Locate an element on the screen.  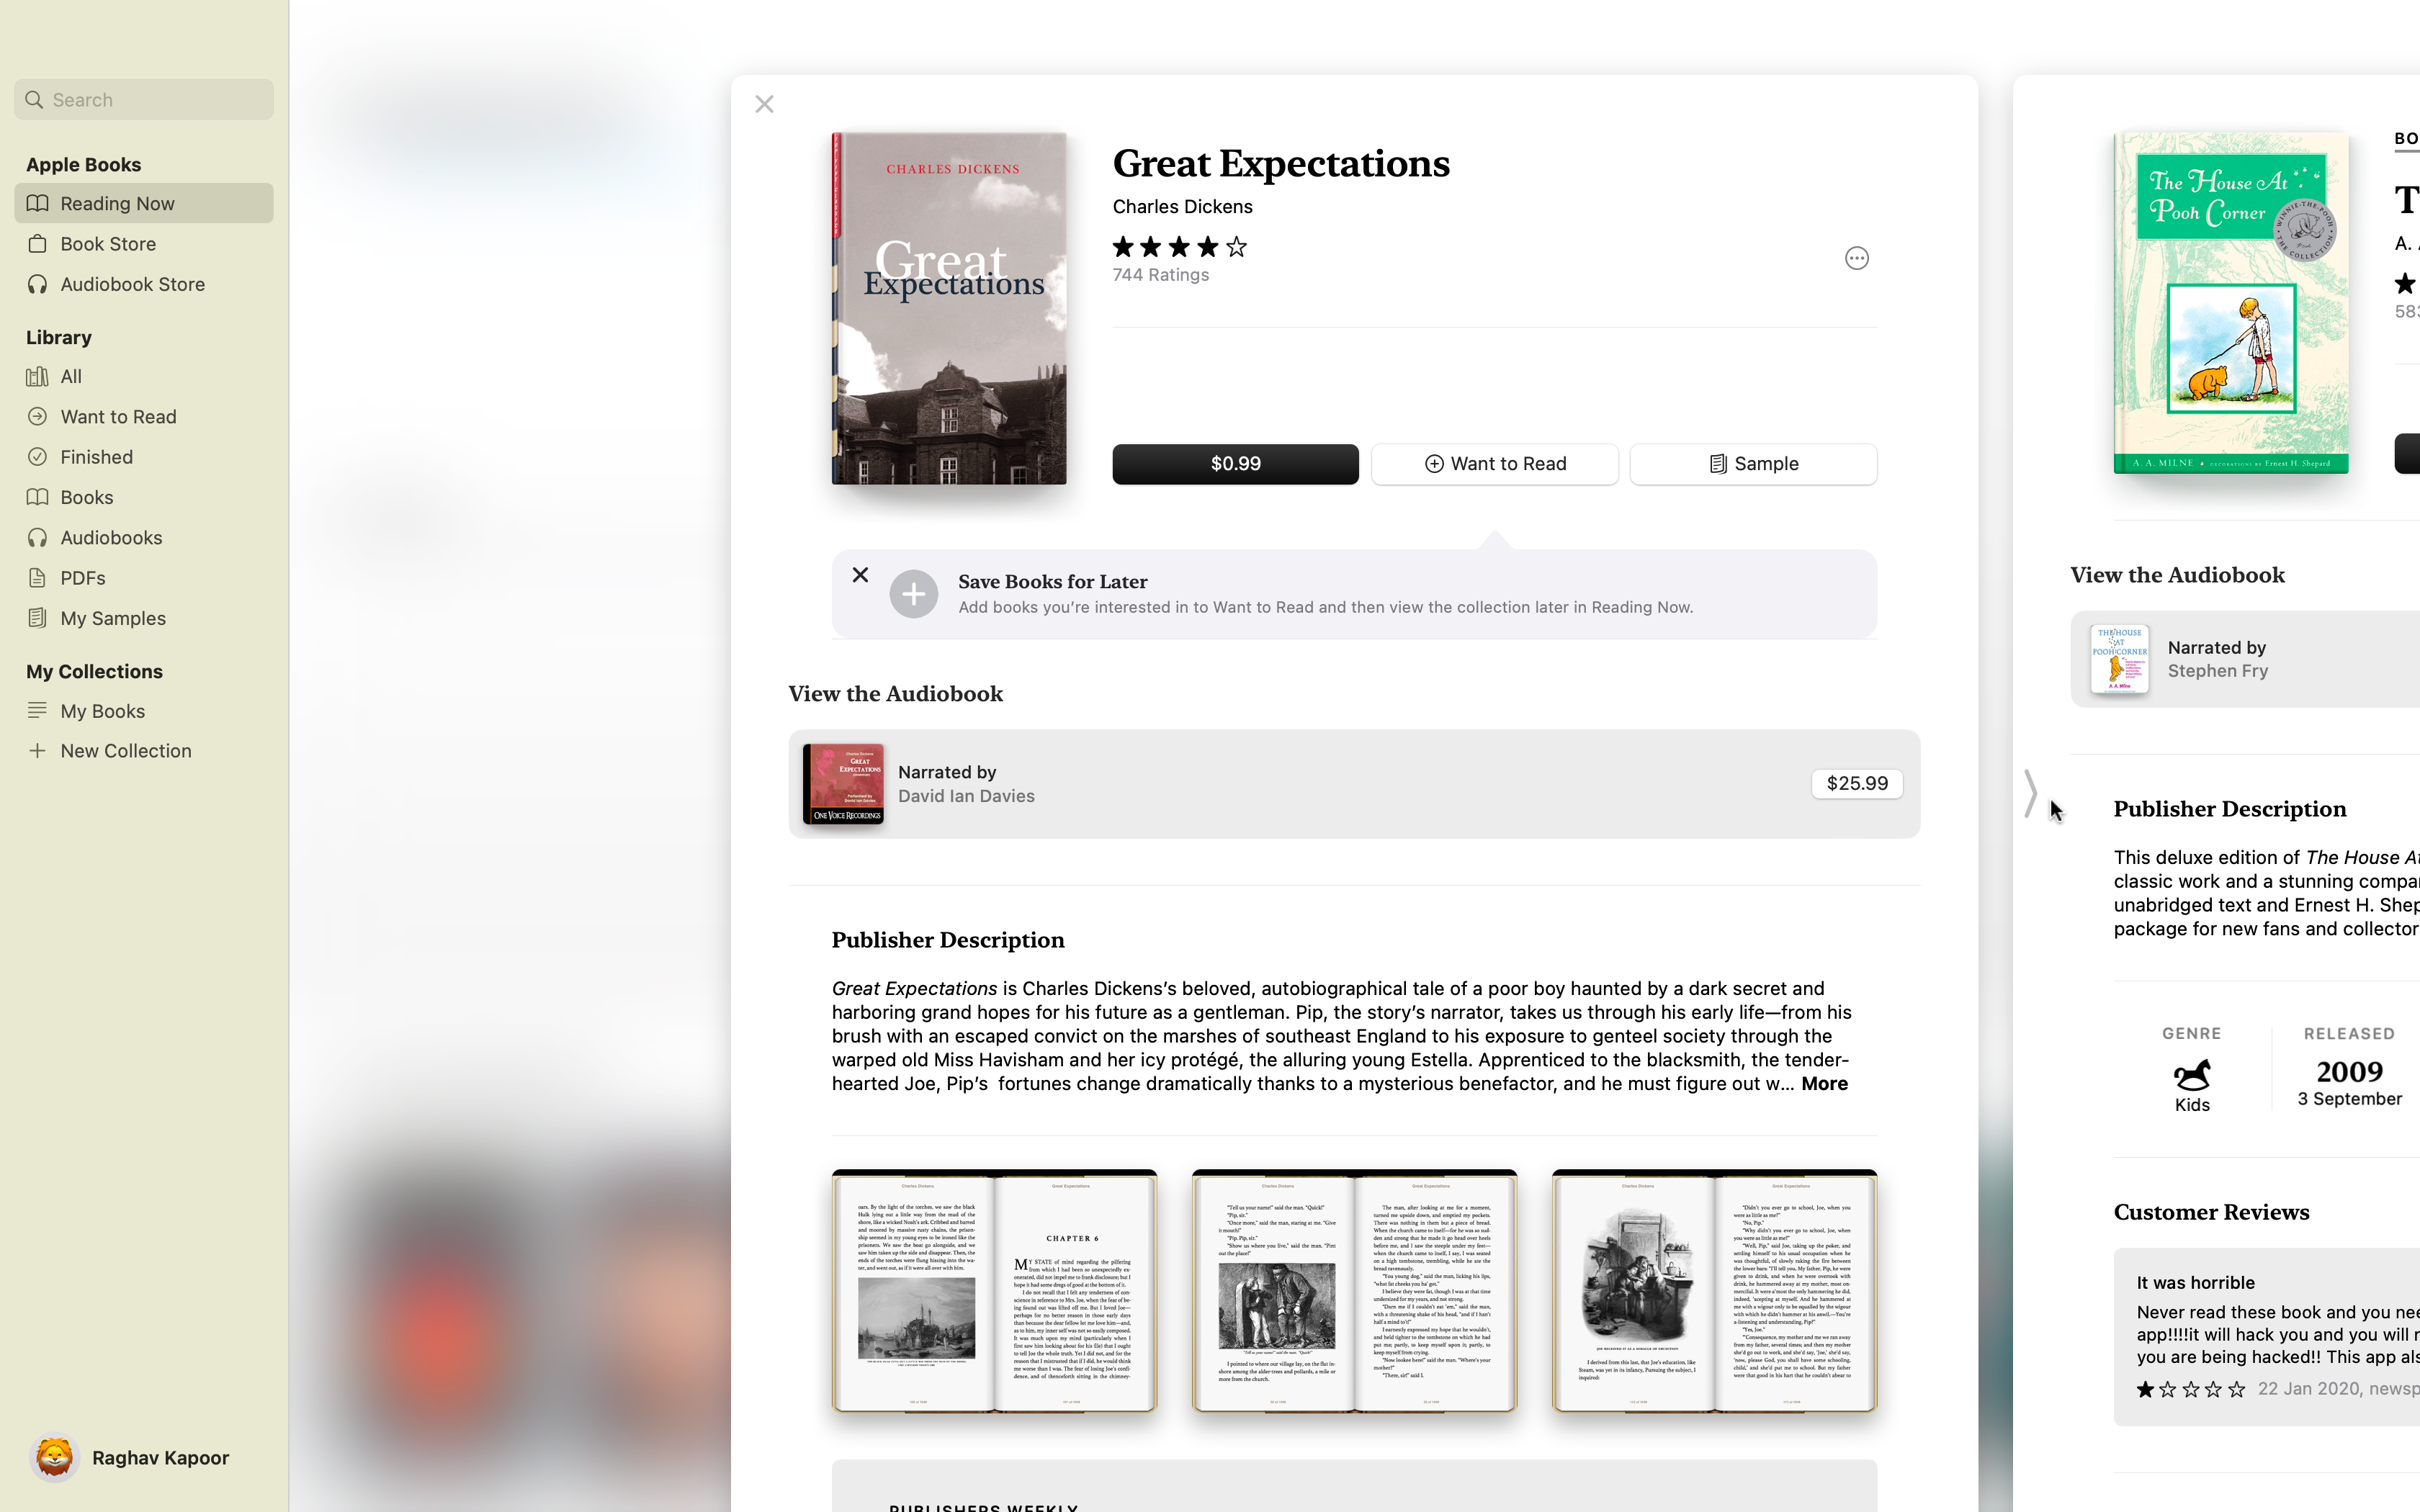
Shut the text named "Great expectations is located at coordinates (763, 103).